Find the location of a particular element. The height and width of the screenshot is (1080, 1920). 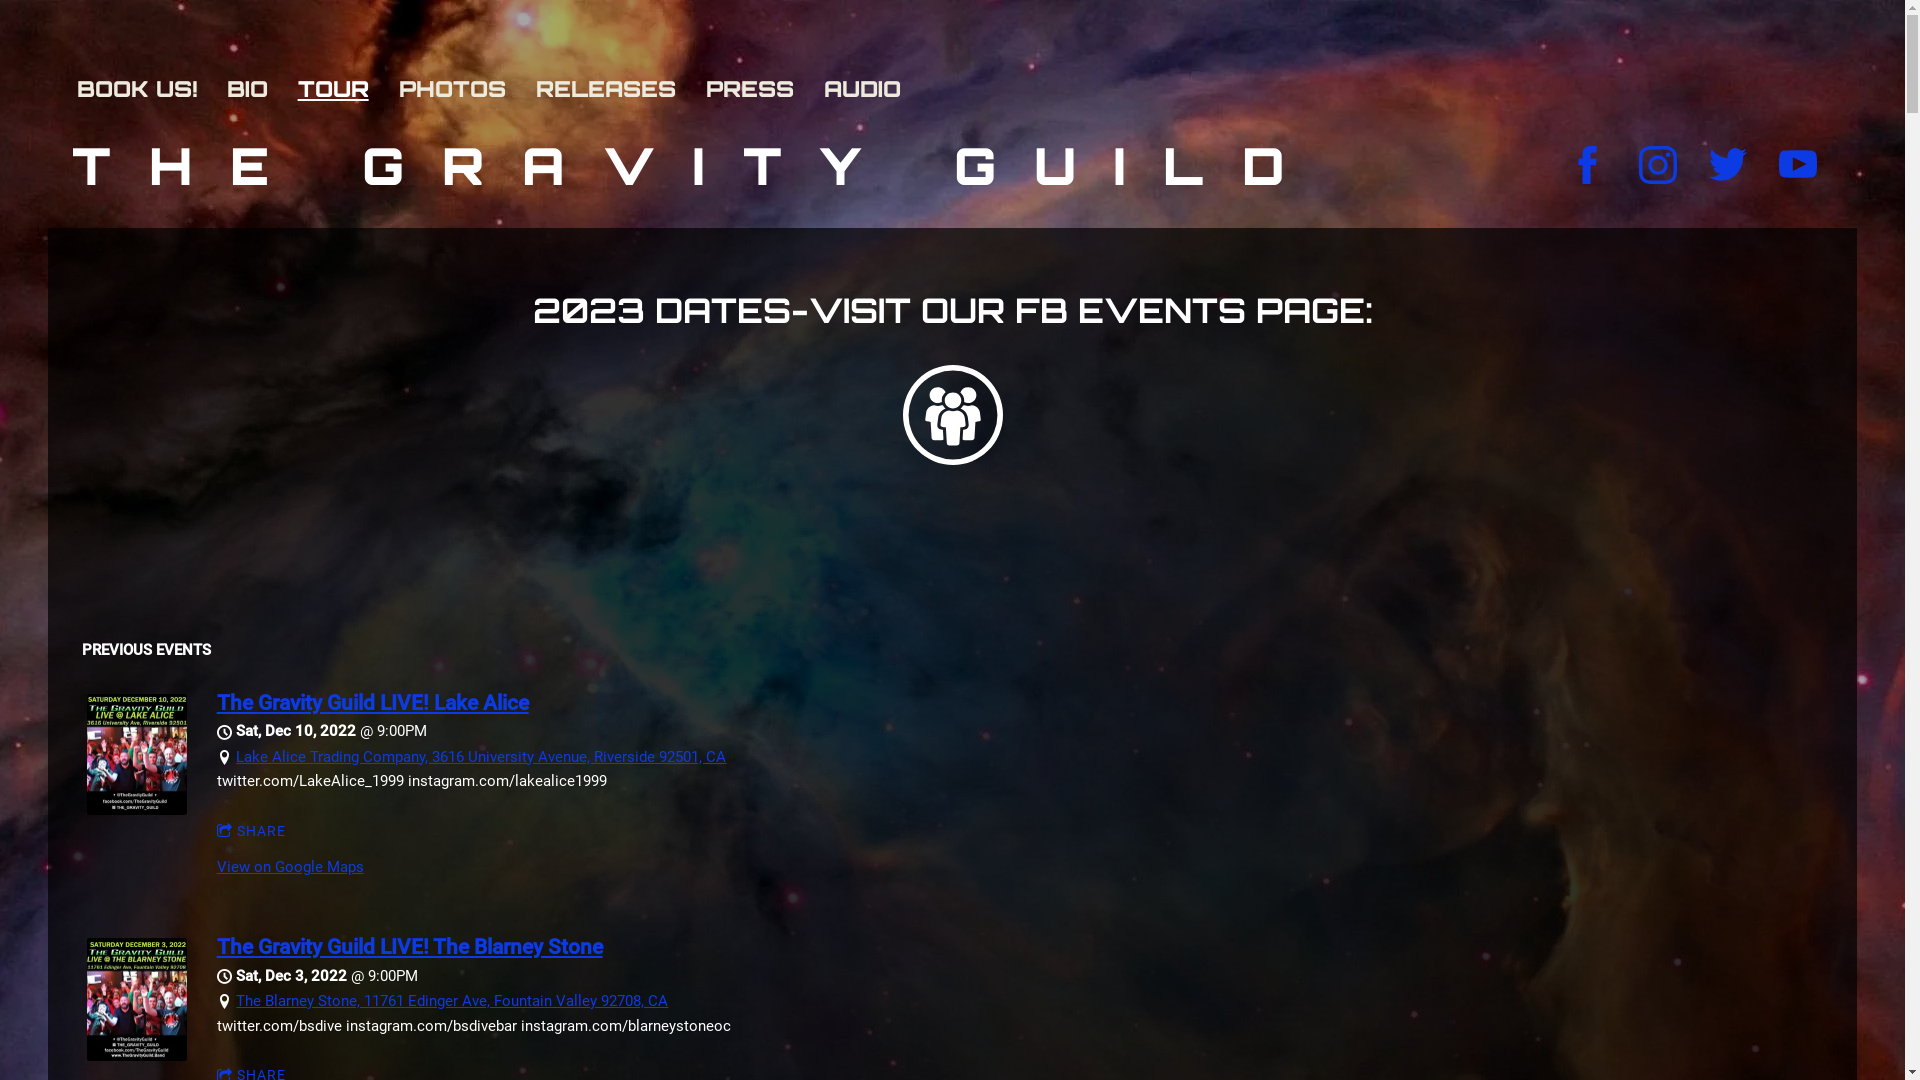

'SHARE' is located at coordinates (251, 832).